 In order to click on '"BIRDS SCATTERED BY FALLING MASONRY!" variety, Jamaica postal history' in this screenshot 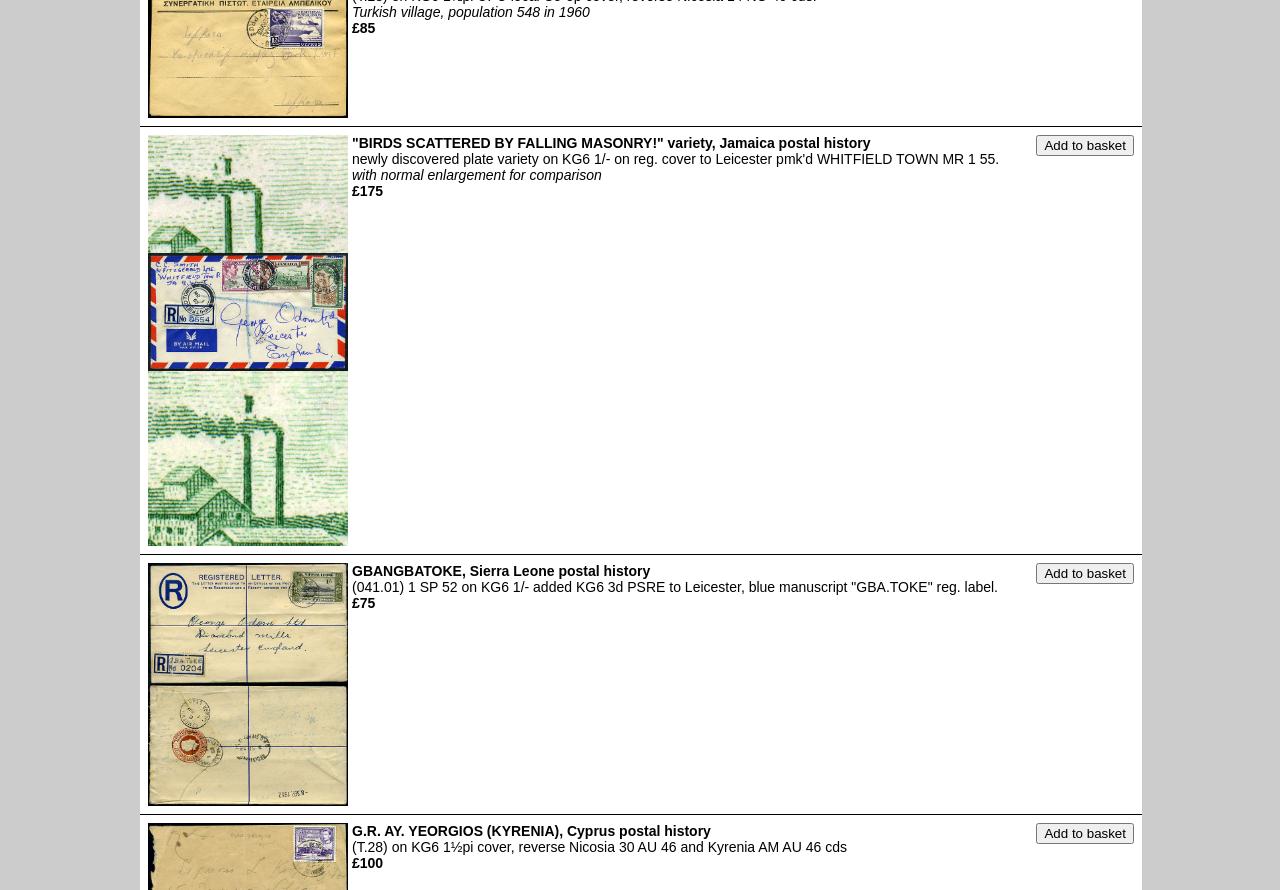, I will do `click(609, 142)`.